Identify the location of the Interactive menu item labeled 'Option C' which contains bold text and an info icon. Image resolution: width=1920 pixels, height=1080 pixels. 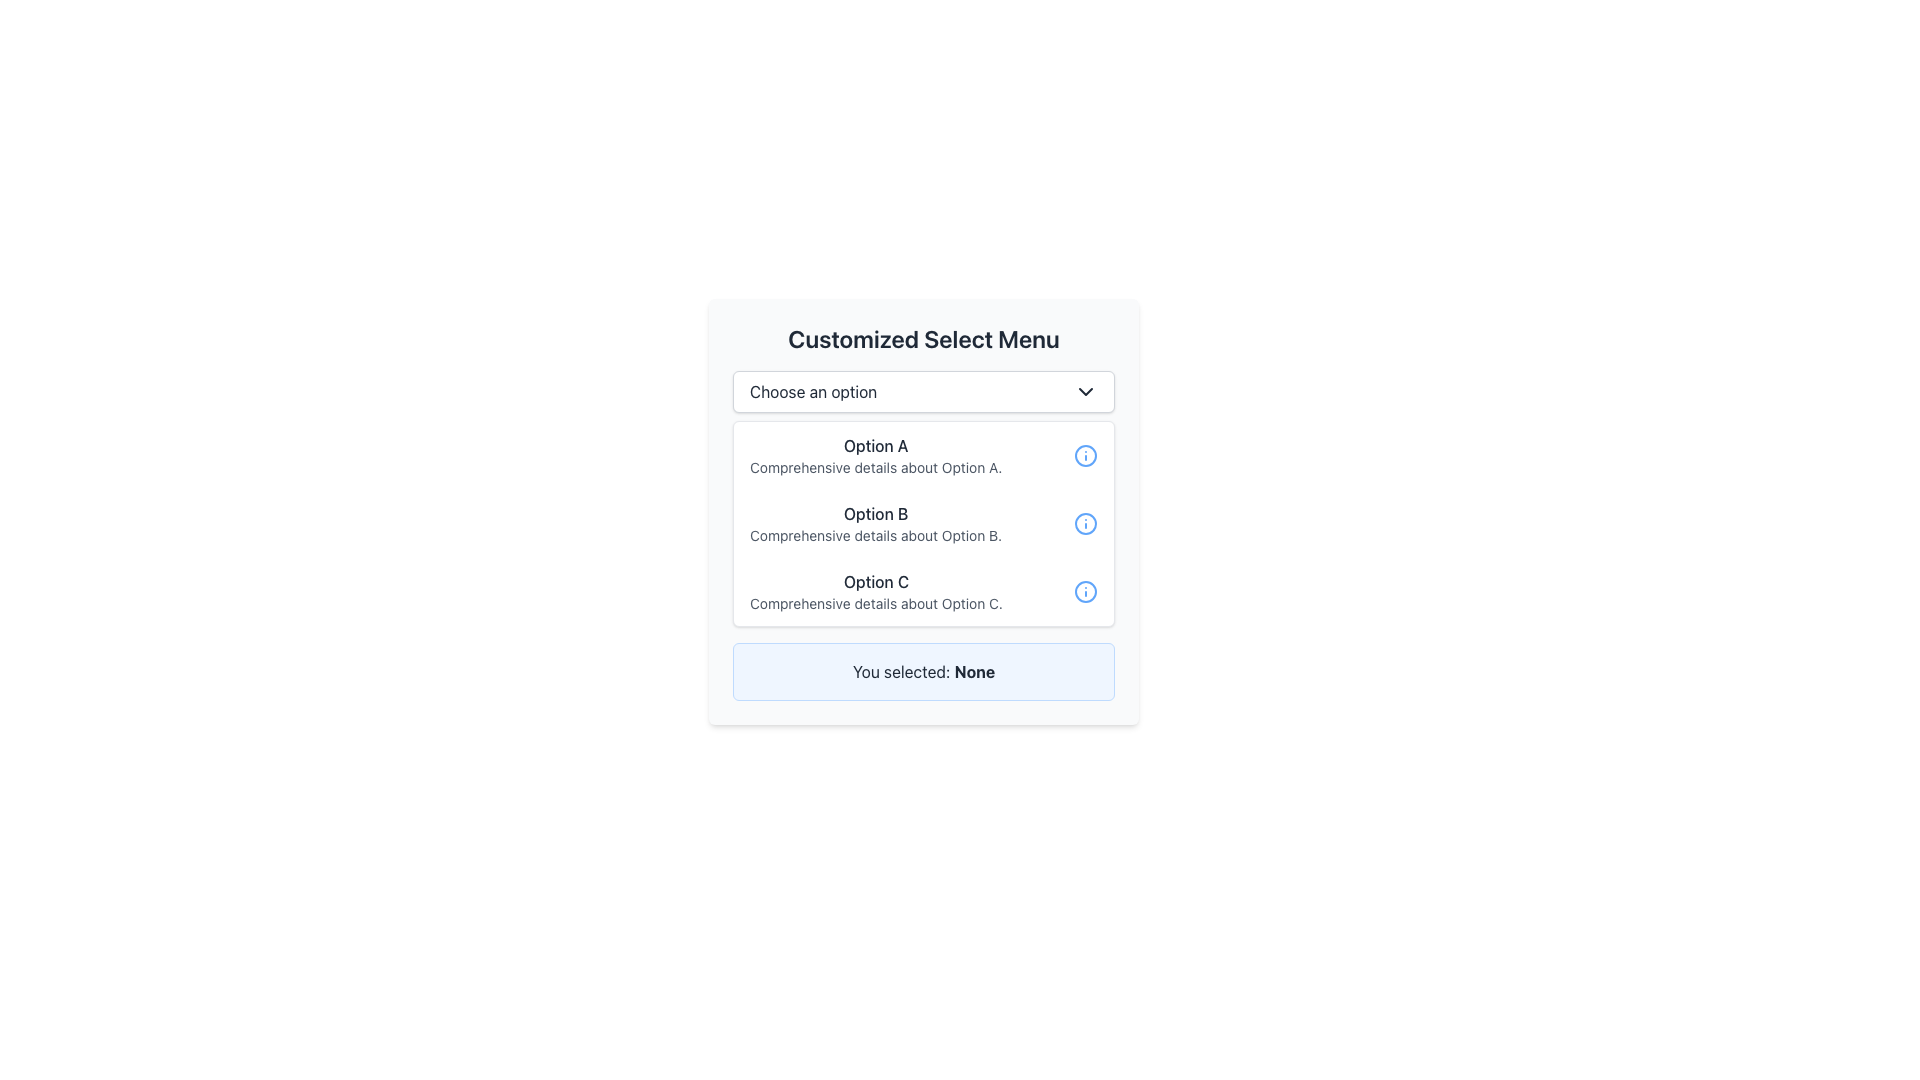
(923, 590).